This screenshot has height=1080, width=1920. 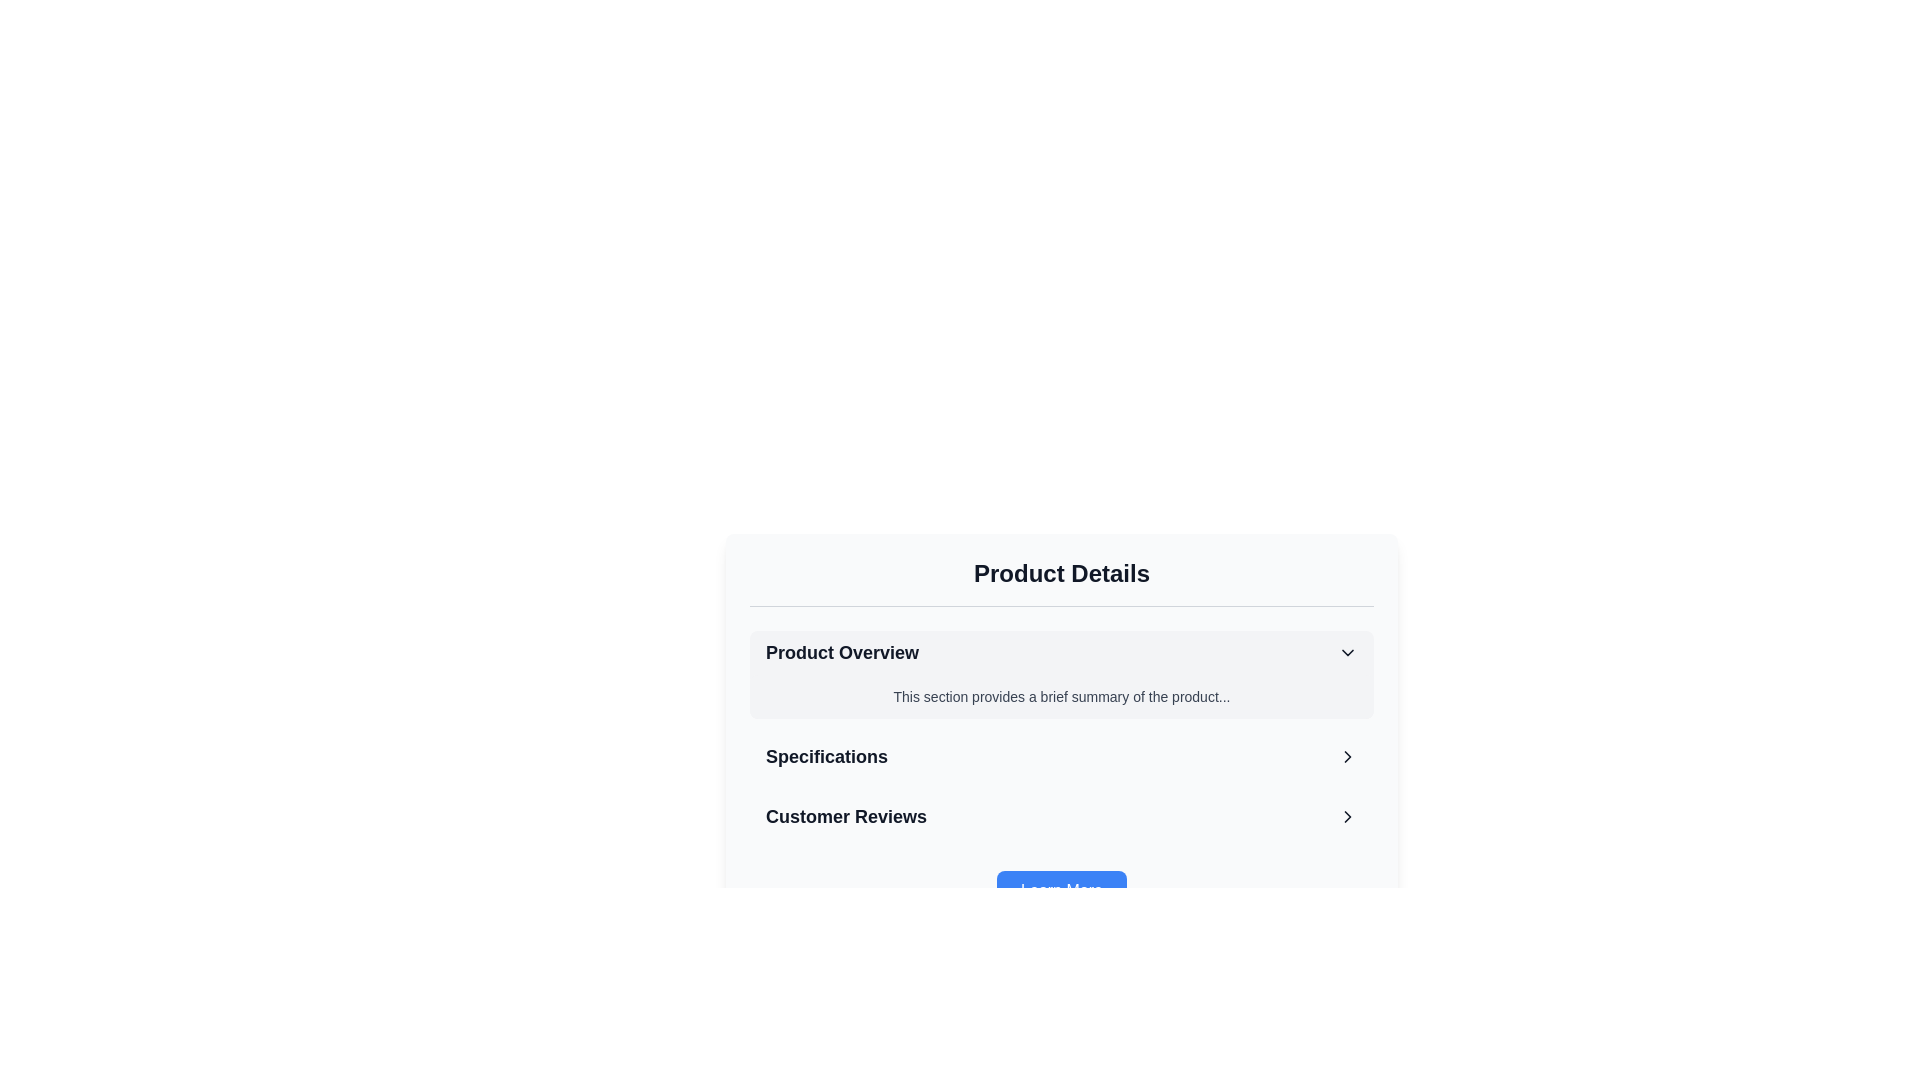 I want to click on the 'Learn More' button located at the bottom of the 'Product Details' section, so click(x=1060, y=890).